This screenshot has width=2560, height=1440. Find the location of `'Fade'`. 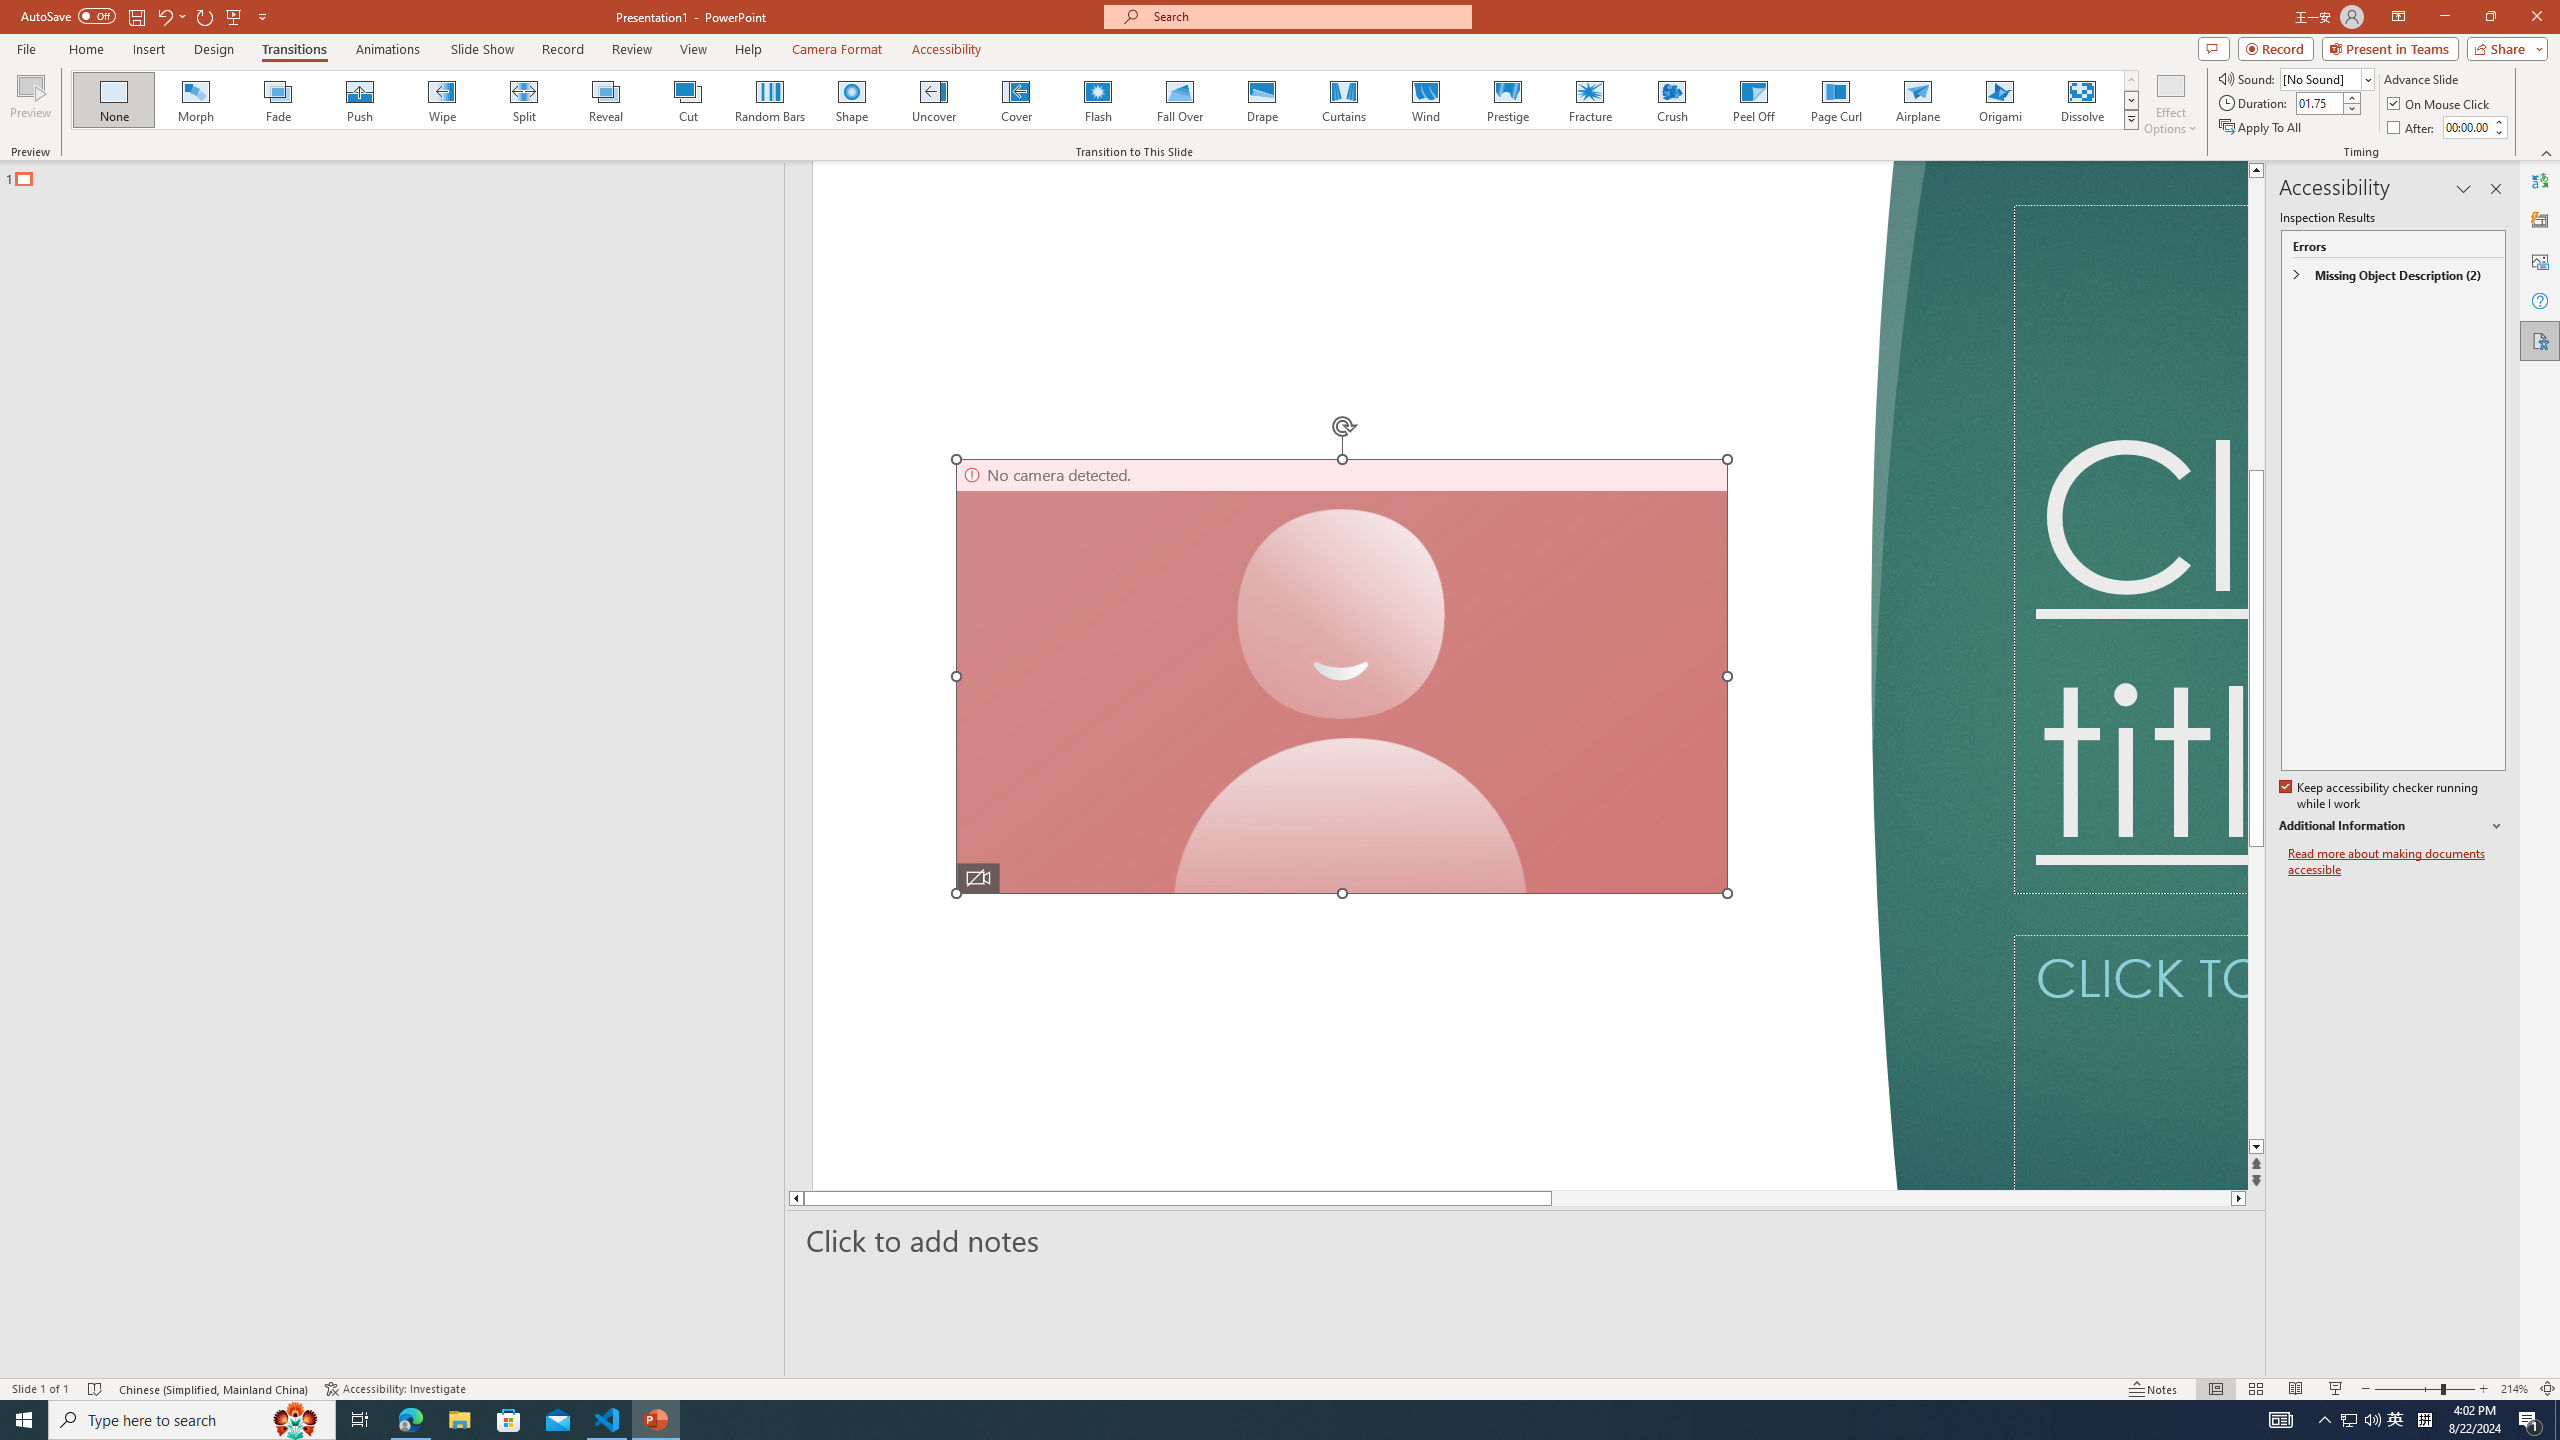

'Fade' is located at coordinates (278, 99).